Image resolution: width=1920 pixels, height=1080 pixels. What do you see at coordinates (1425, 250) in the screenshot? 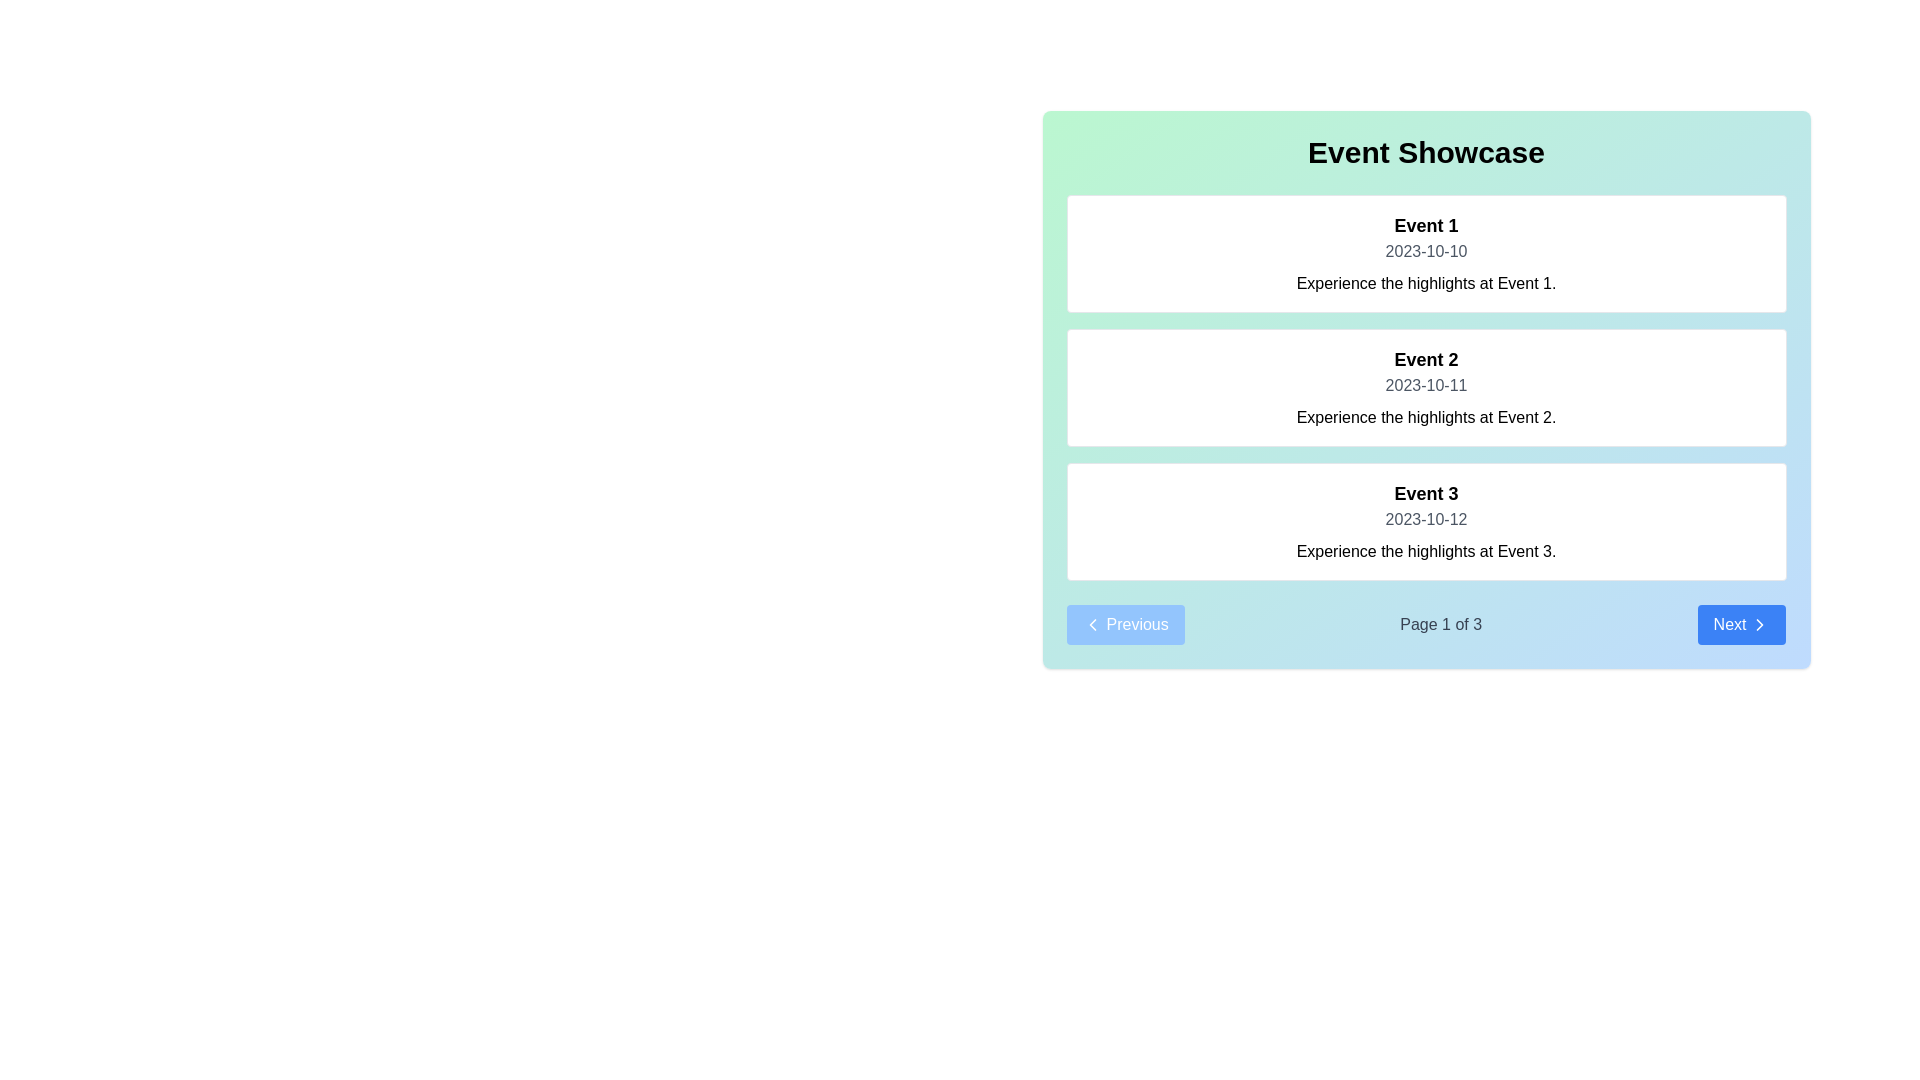
I see `the text label displaying the date '2023-10-10' located in the first event card, positioned below 'Event 1' and above the descriptive paragraph` at bounding box center [1425, 250].